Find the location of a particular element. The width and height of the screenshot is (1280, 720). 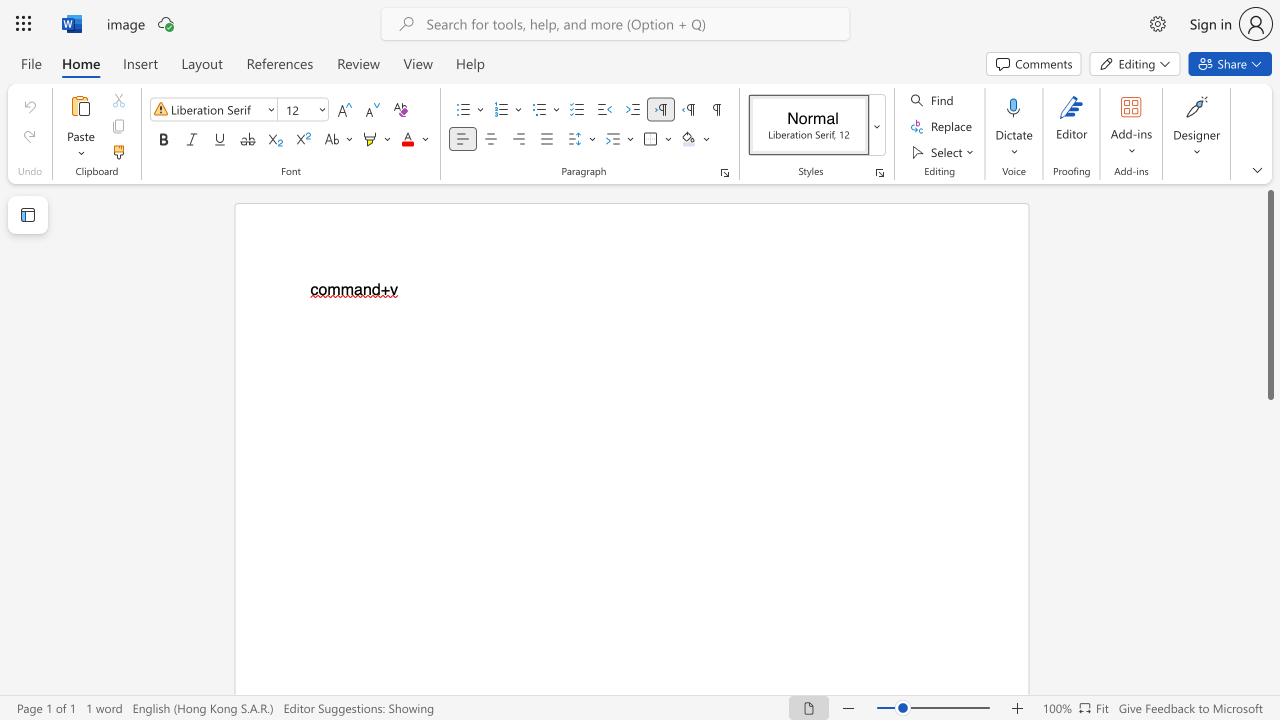

the scrollbar on the right to shift the page lower is located at coordinates (1269, 550).